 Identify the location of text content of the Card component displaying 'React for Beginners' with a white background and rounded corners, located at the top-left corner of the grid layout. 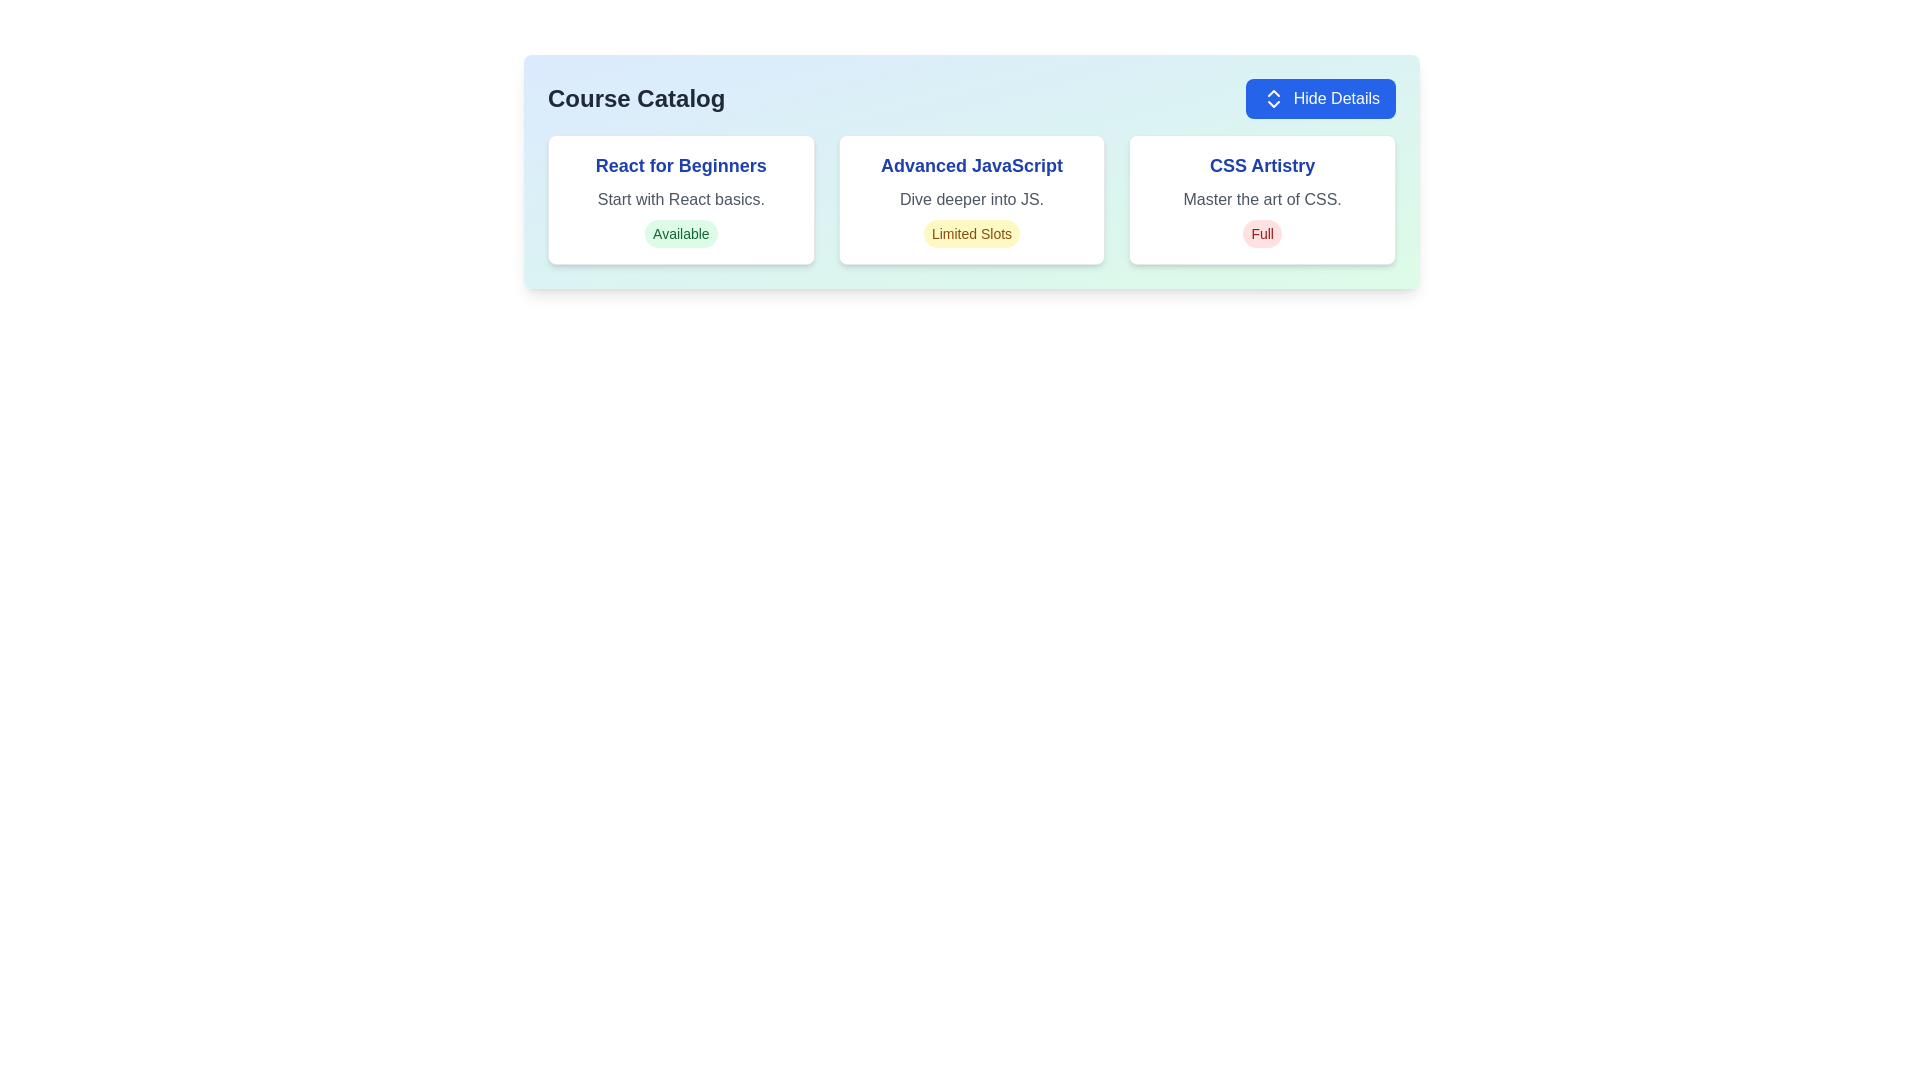
(681, 200).